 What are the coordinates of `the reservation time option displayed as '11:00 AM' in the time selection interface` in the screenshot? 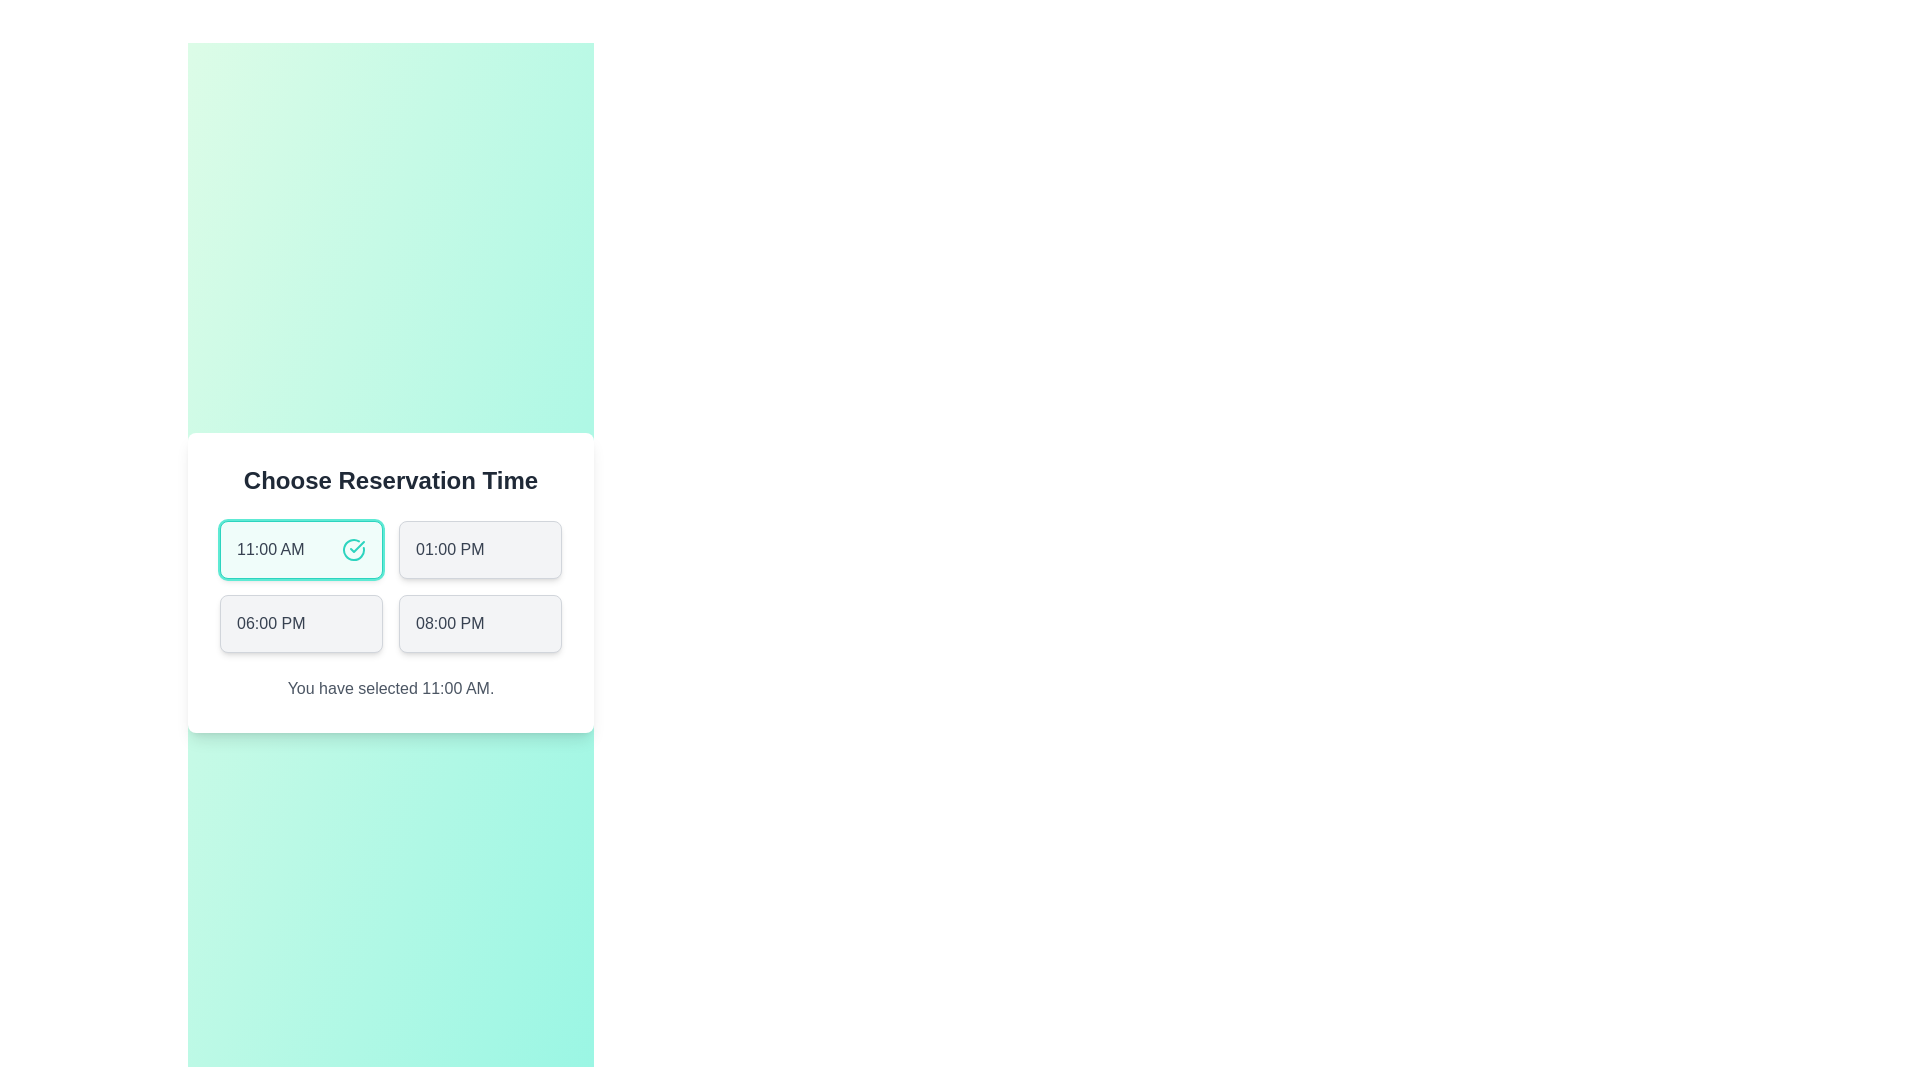 It's located at (269, 550).